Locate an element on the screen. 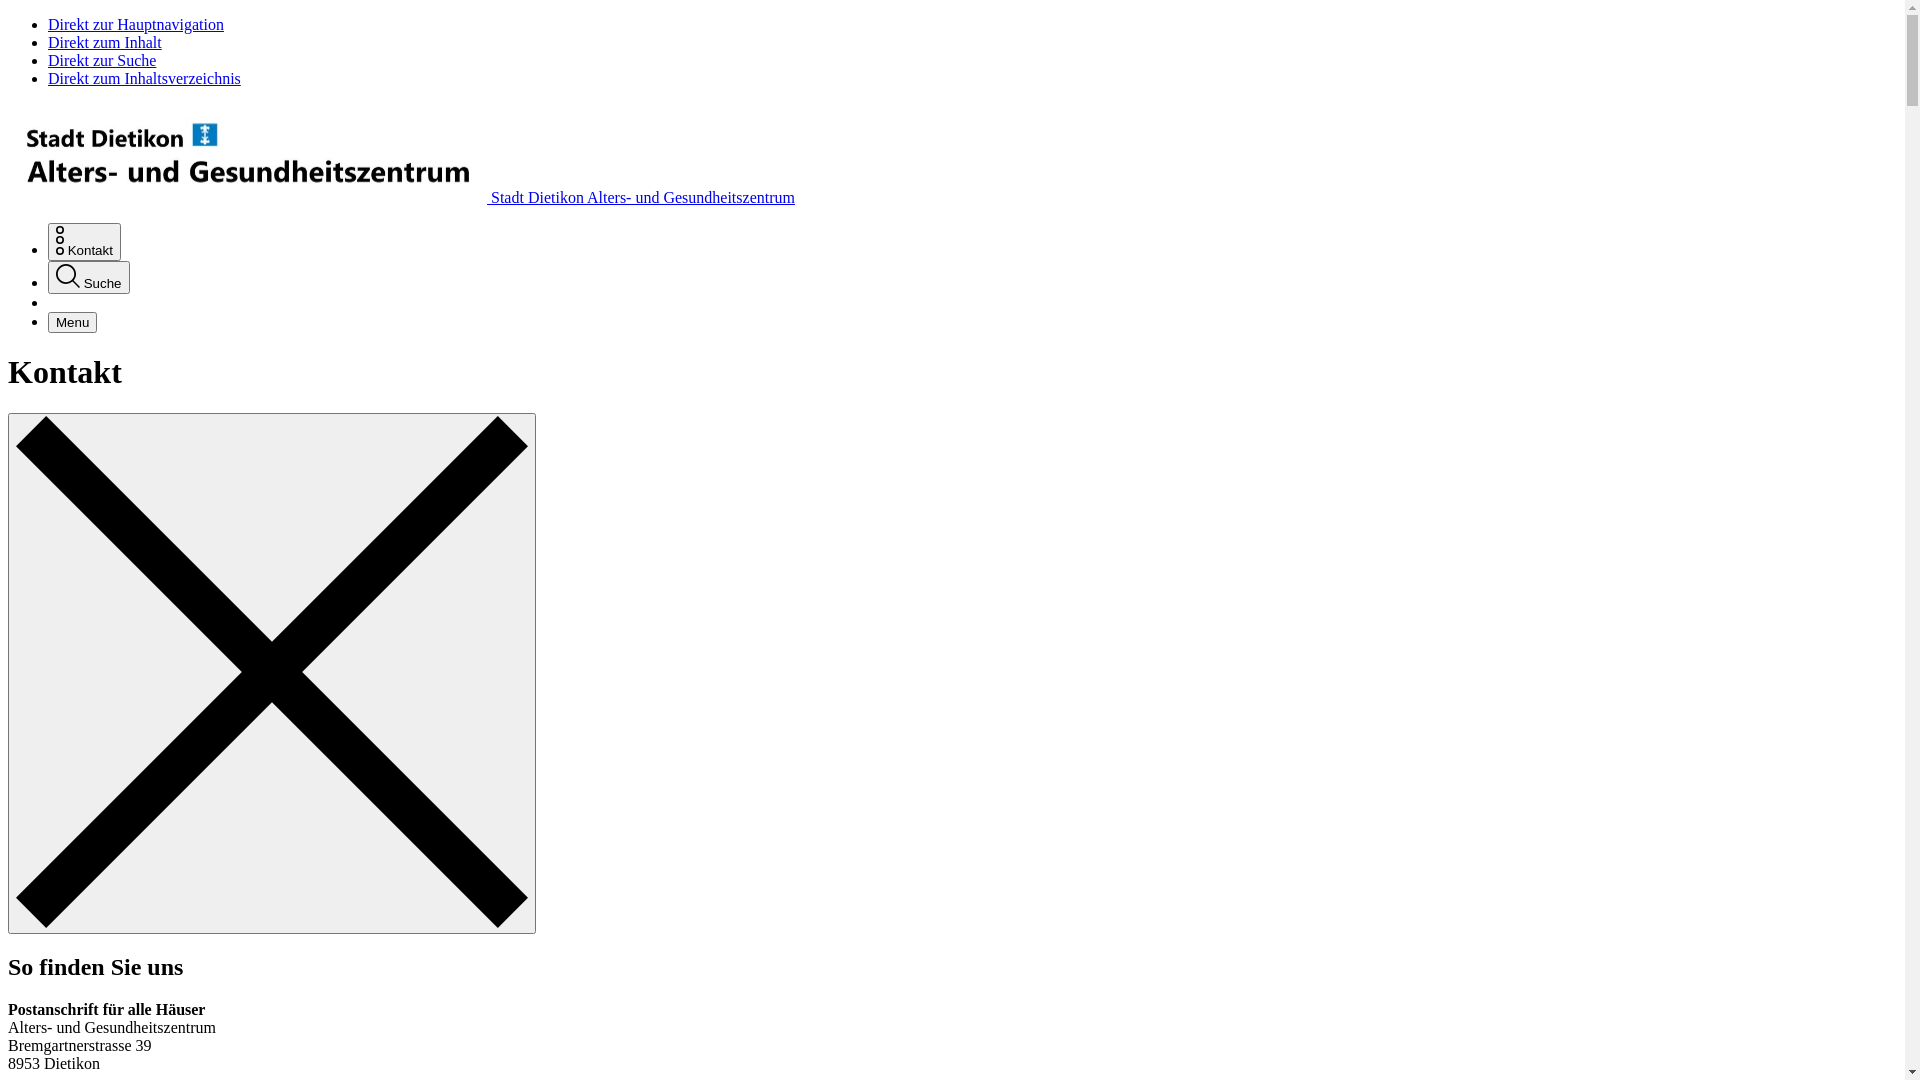 The width and height of the screenshot is (1920, 1080). 'Direkt zur Hauptnavigation' is located at coordinates (134, 24).